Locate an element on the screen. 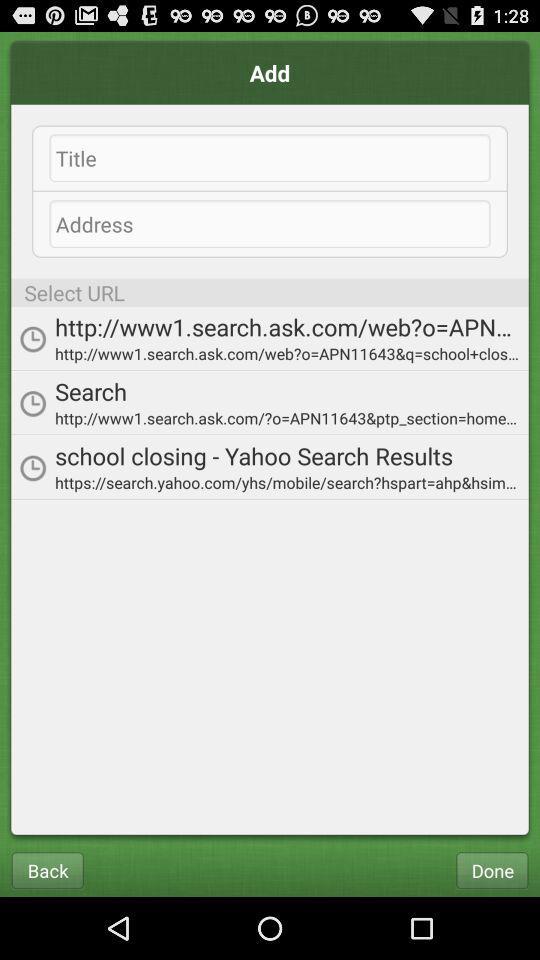 Image resolution: width=540 pixels, height=960 pixels. the done is located at coordinates (491, 869).